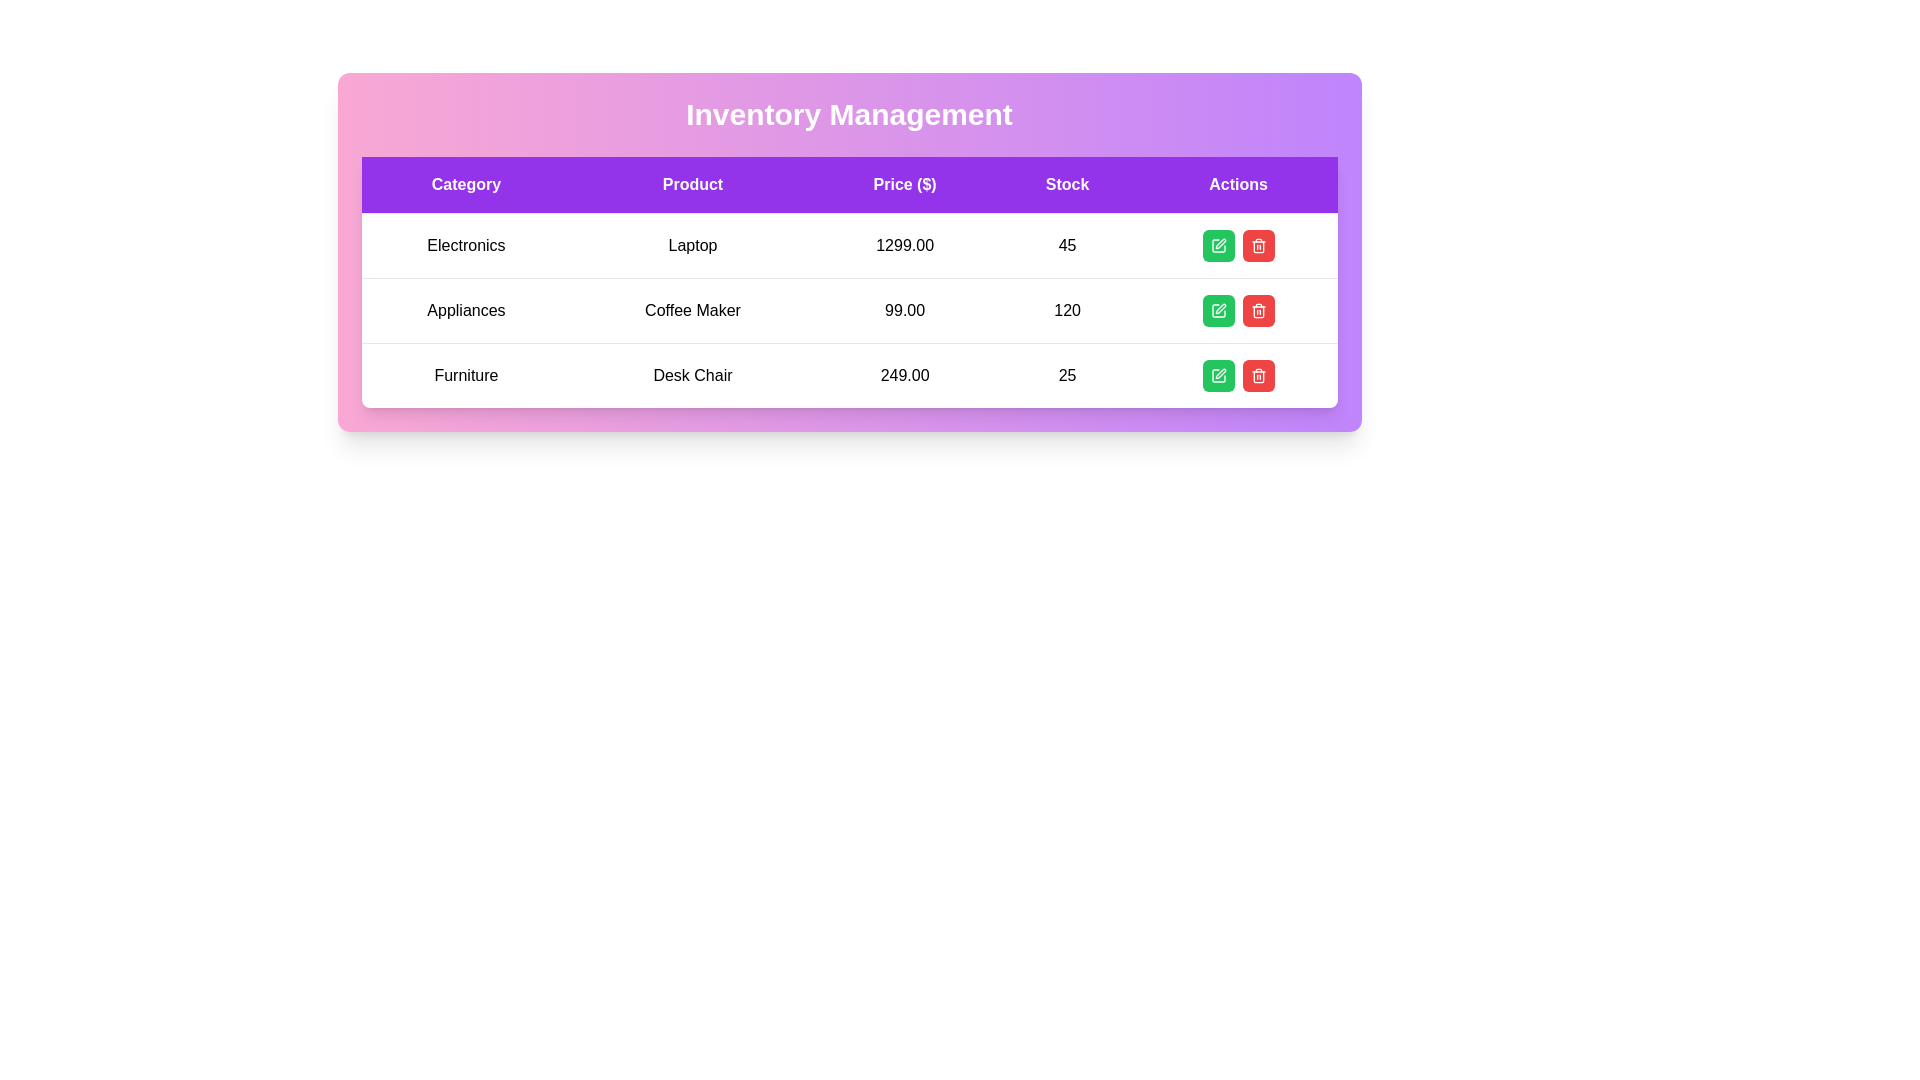 This screenshot has height=1080, width=1920. What do you see at coordinates (849, 375) in the screenshot?
I see `the Table Row element representing the product listing for 'Desk Chair' in the 'Furniture' category, priced at '$249.00' with a stock count of '25'` at bounding box center [849, 375].